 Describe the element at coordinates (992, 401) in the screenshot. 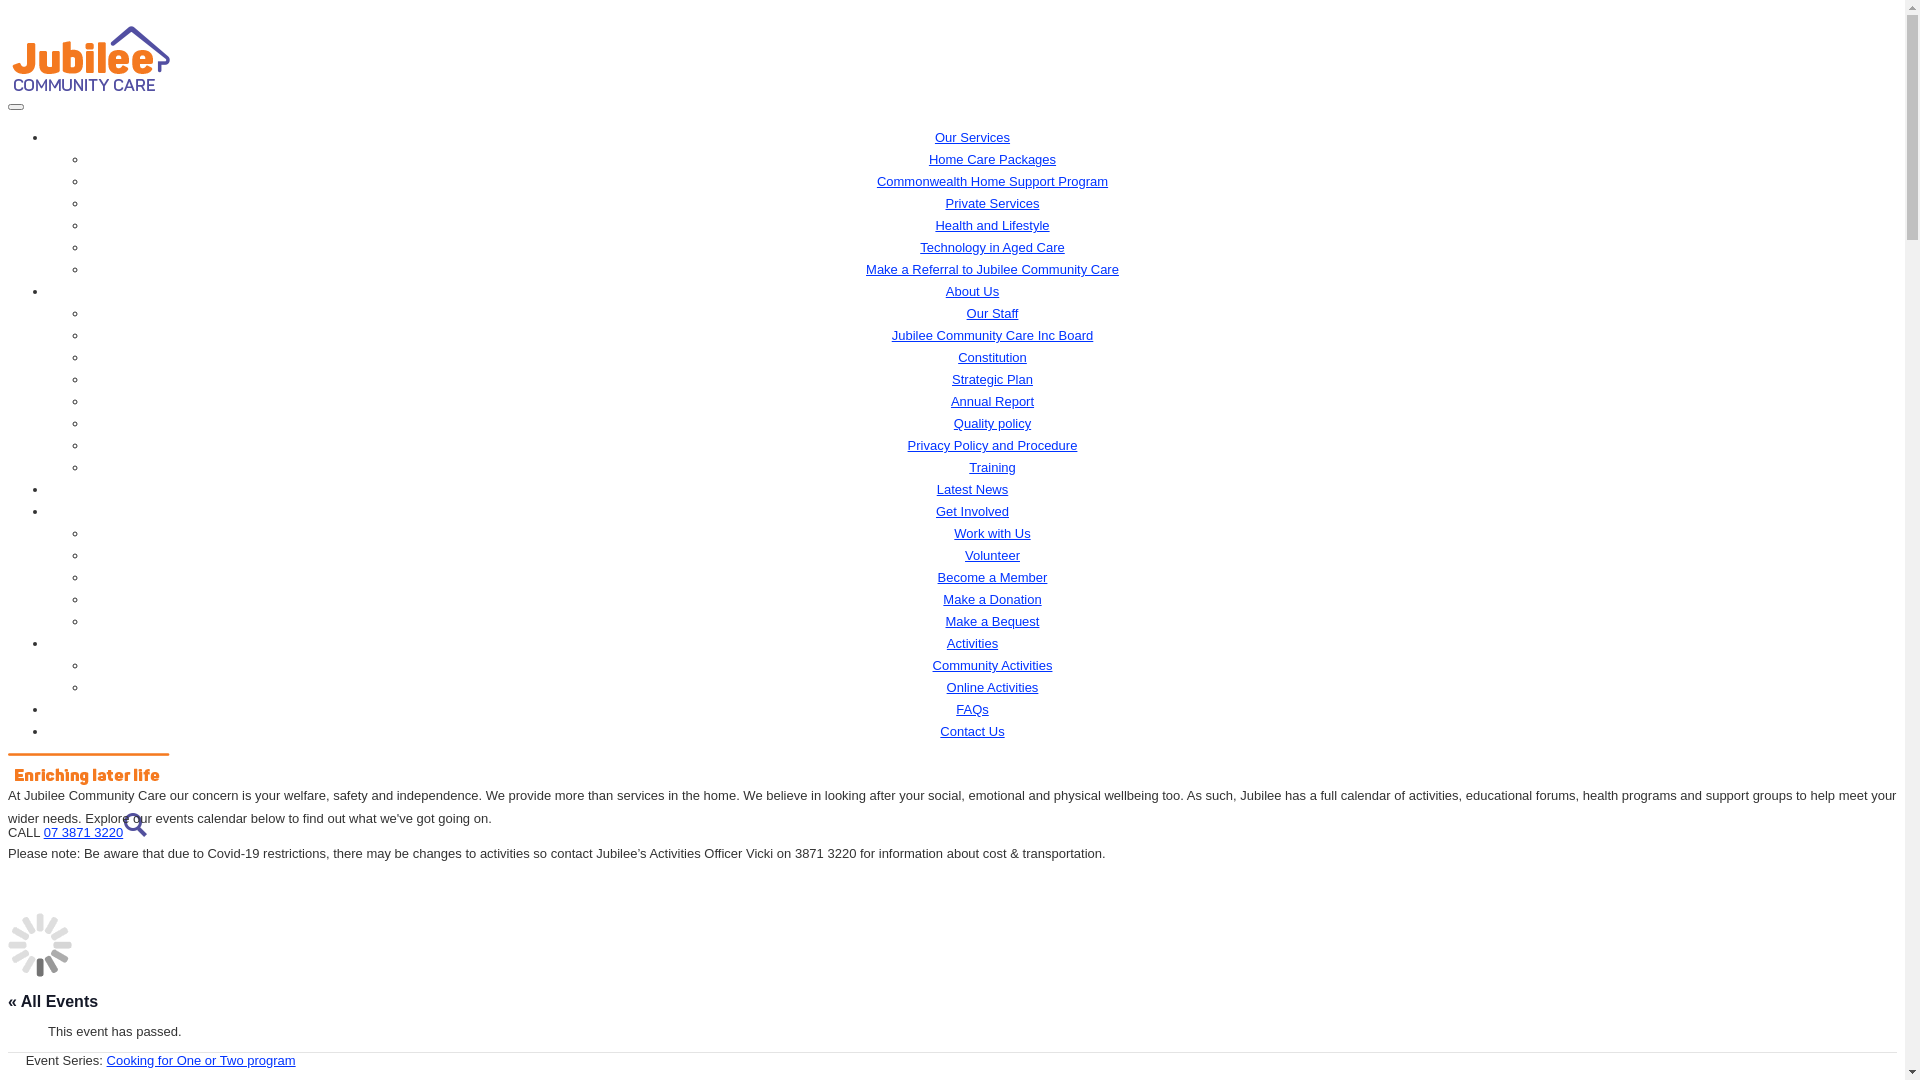

I see `'Annual Report'` at that location.